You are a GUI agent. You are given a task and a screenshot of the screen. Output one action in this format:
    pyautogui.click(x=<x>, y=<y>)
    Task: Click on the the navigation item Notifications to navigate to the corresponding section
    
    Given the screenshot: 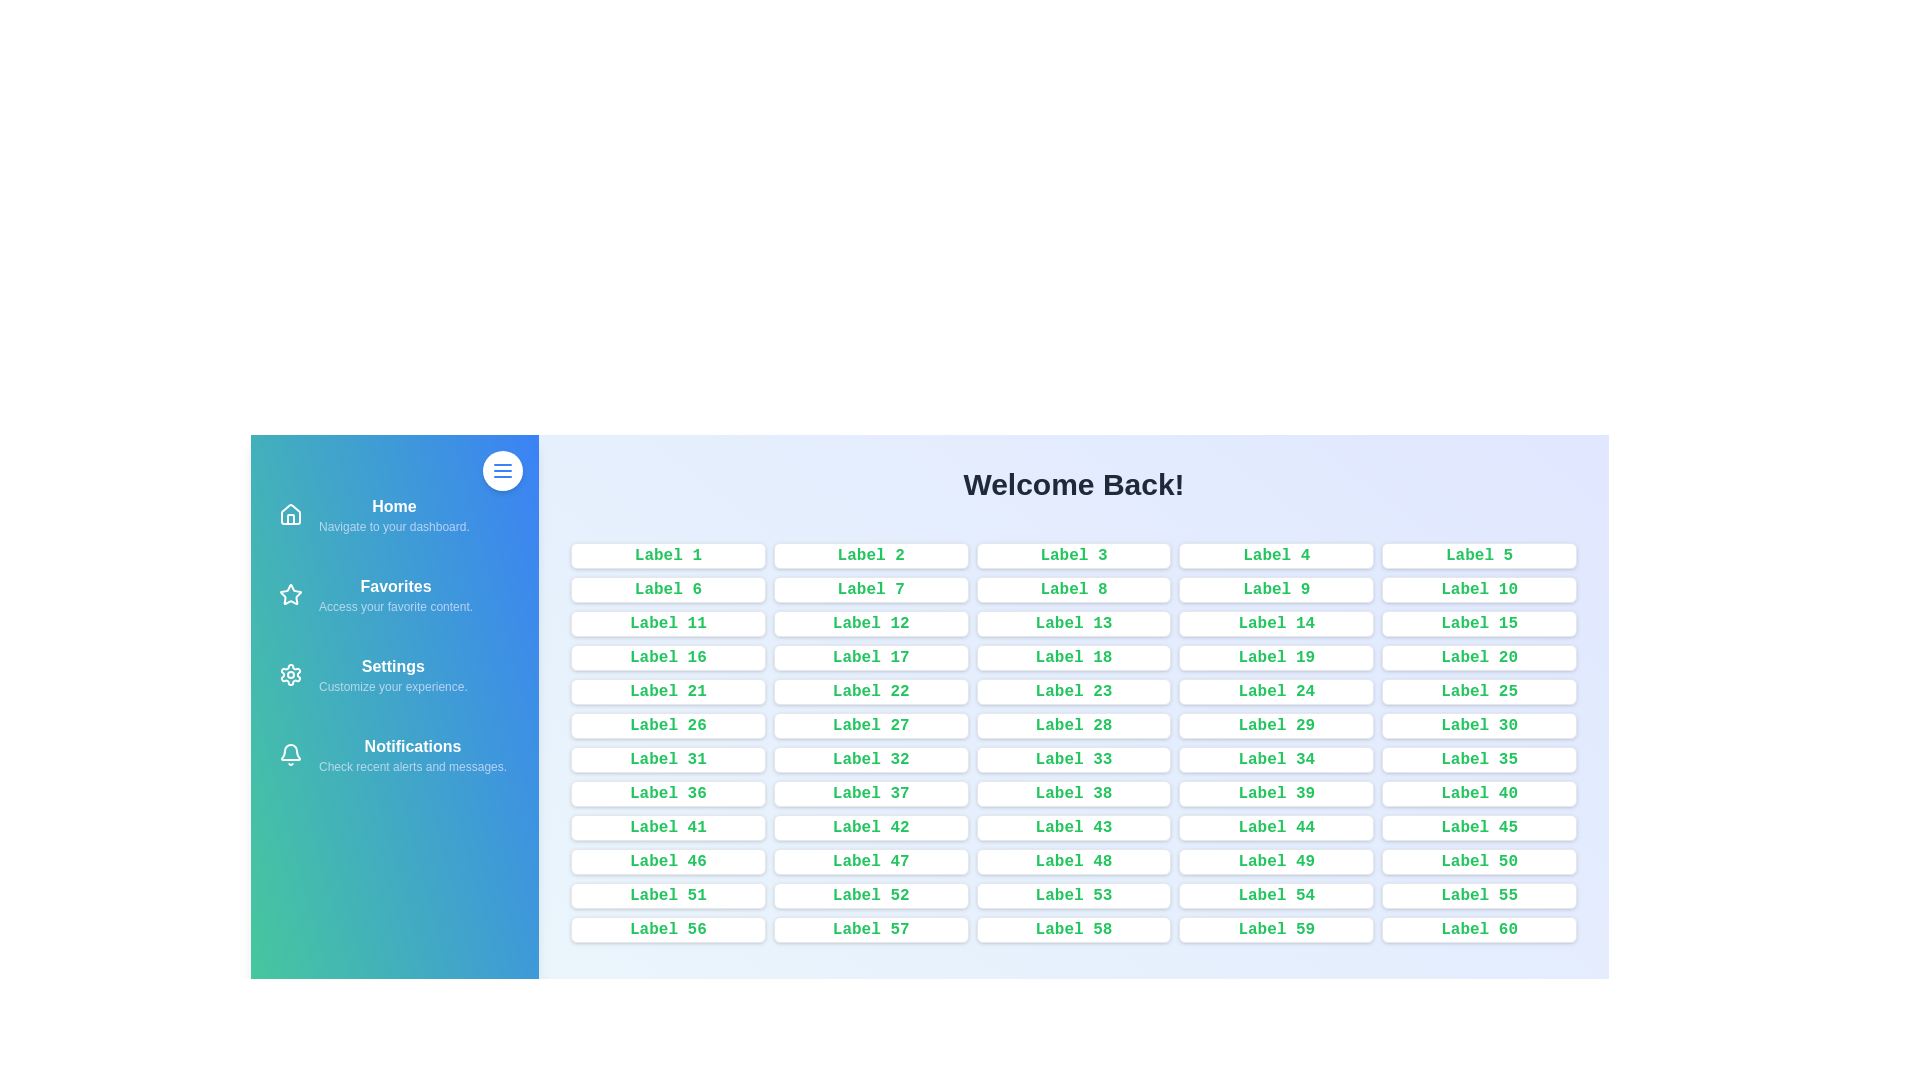 What is the action you would take?
    pyautogui.click(x=394, y=755)
    